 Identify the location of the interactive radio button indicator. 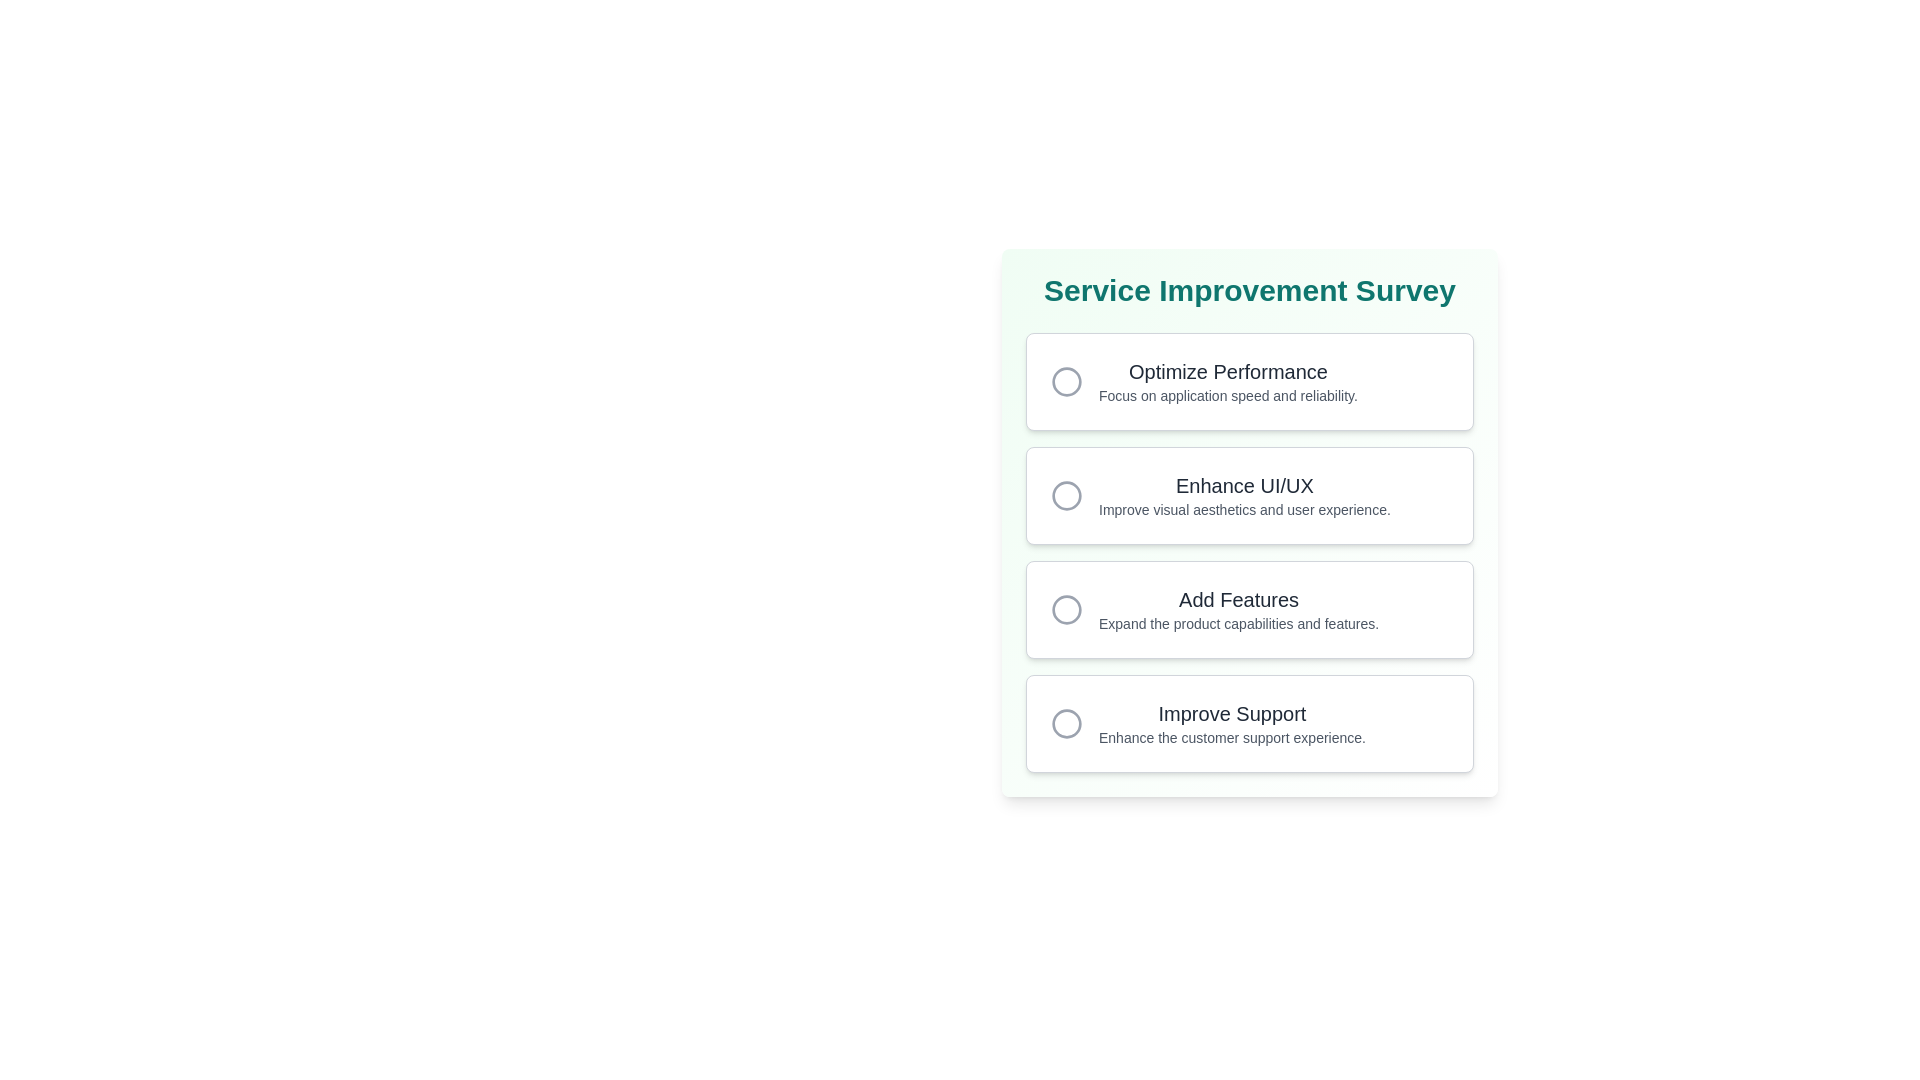
(1065, 495).